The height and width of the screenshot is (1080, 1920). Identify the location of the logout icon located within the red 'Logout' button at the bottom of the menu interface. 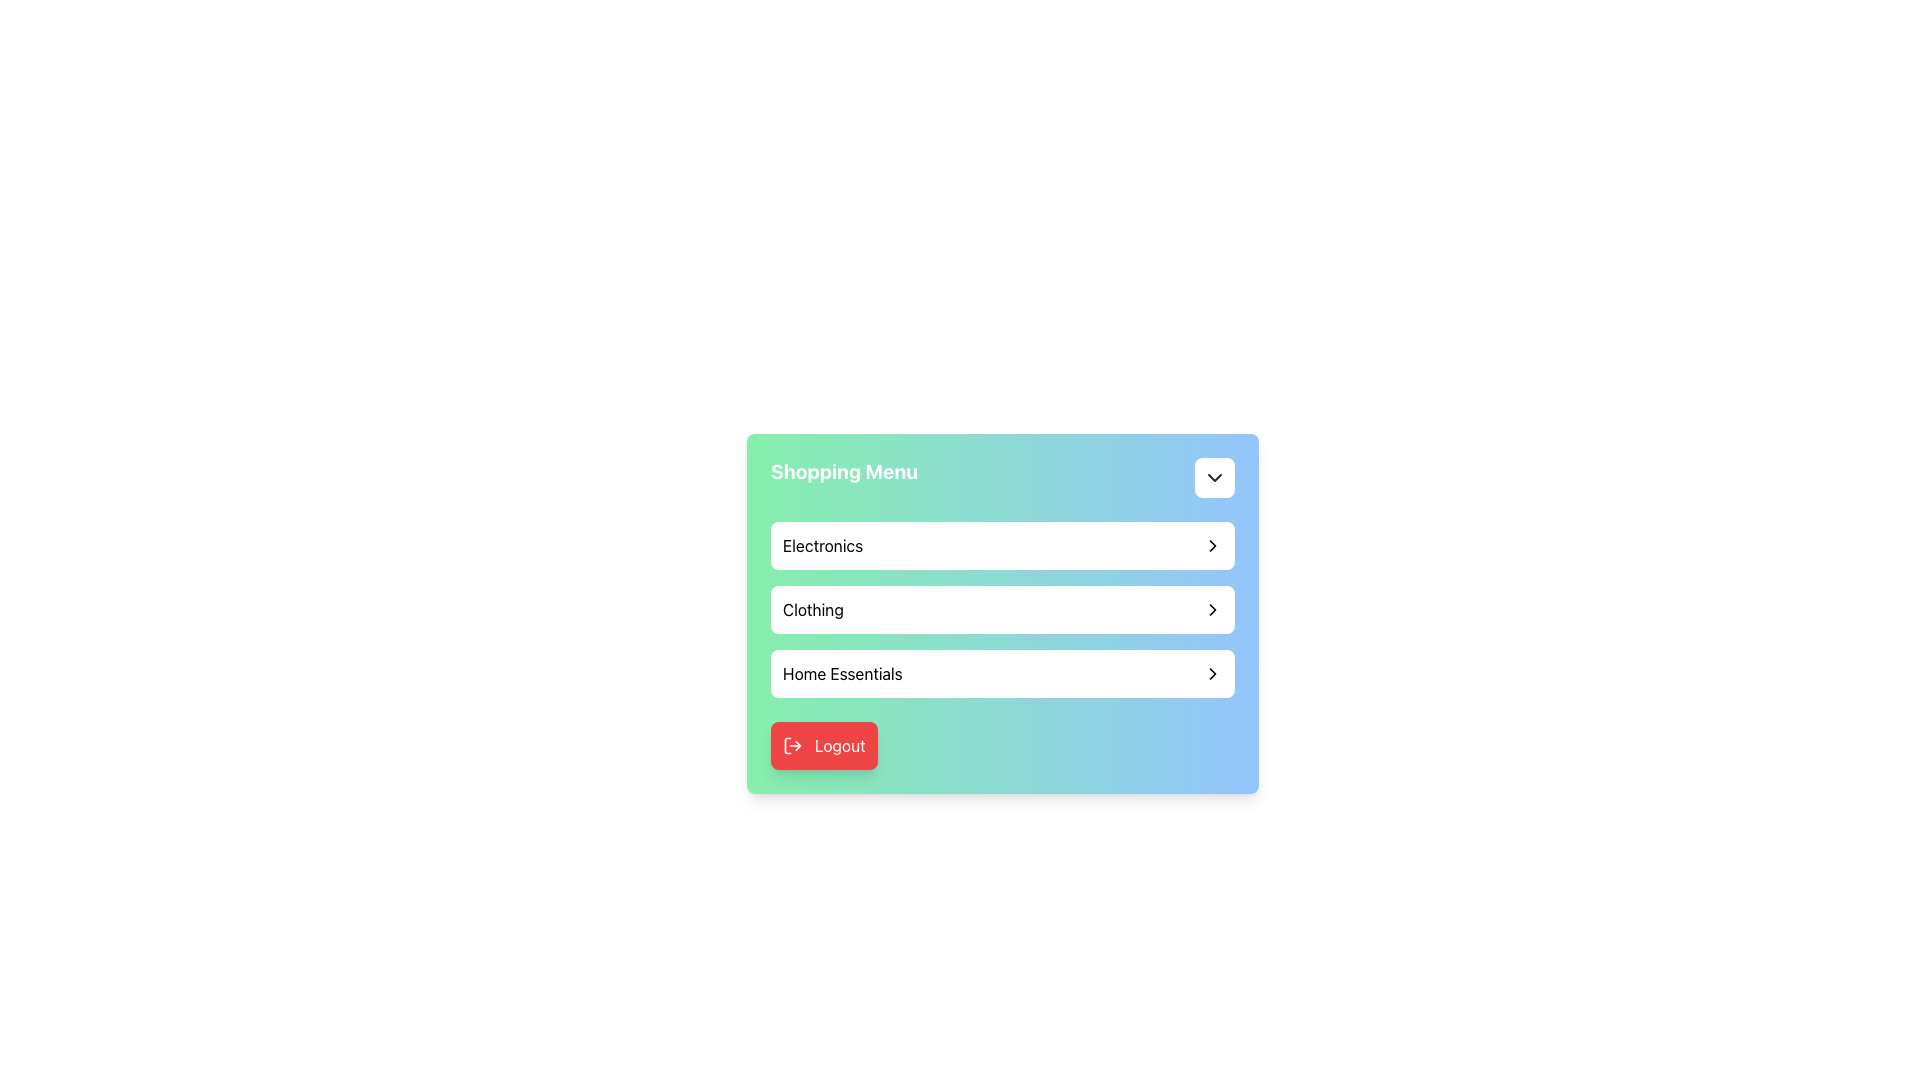
(791, 745).